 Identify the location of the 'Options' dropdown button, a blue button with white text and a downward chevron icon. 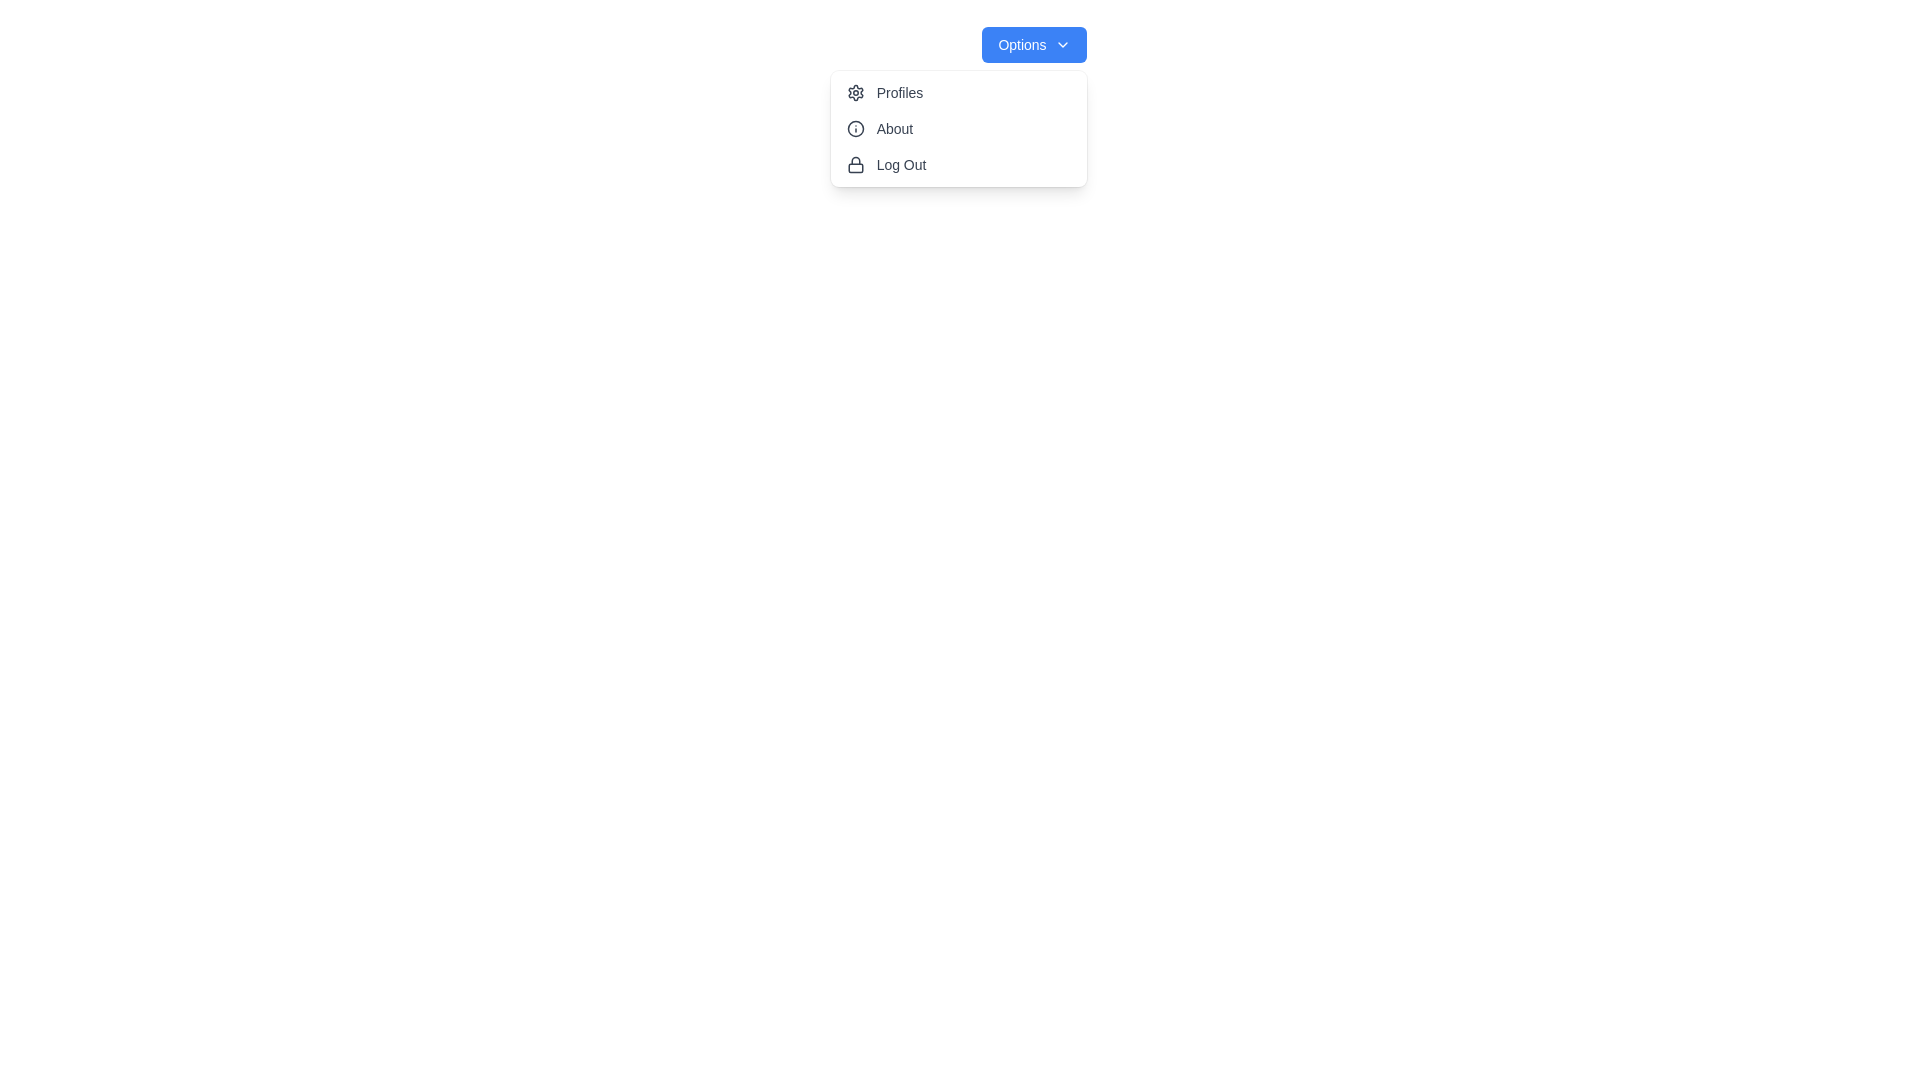
(1034, 45).